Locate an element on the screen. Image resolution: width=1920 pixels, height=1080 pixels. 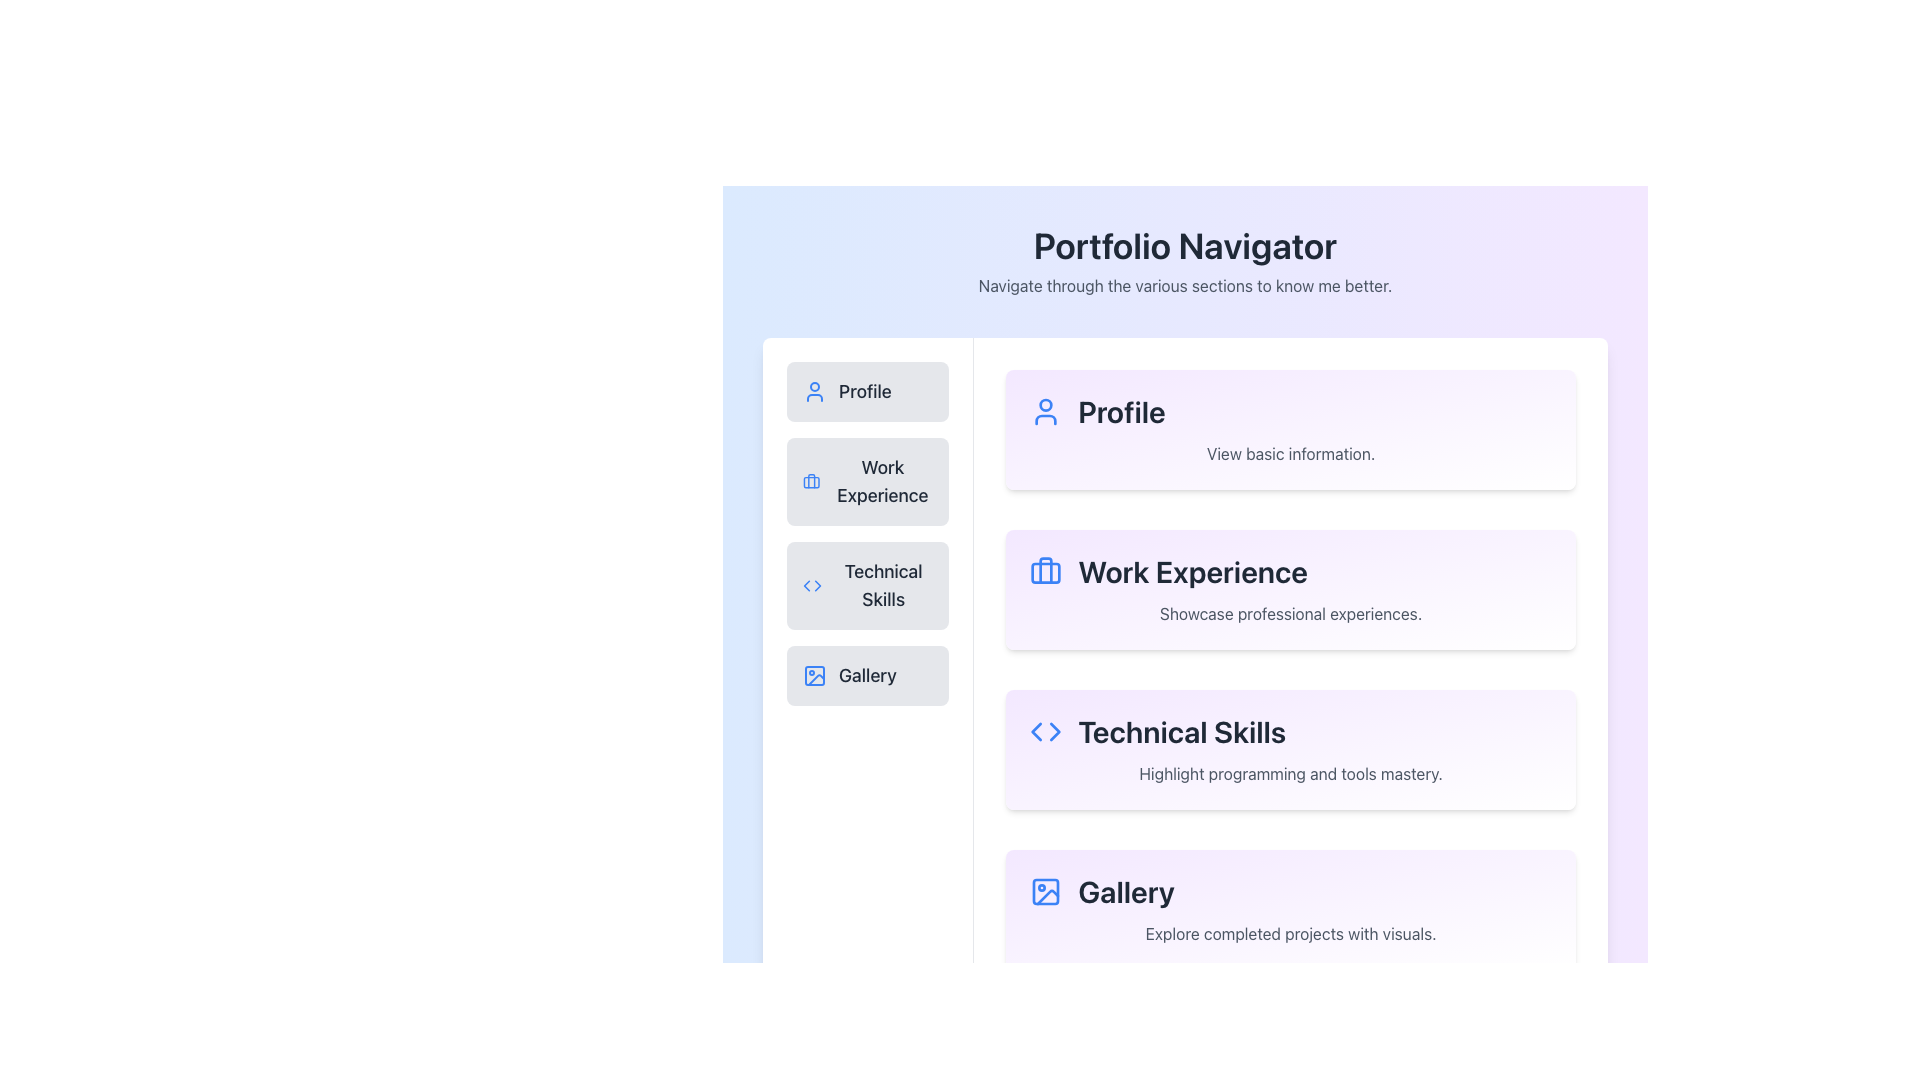
the left arrowhead SVG icon in the sidebar, which is part of the navigation icons set, positioned to the left of the 'Technical Skills' section is located at coordinates (1036, 732).